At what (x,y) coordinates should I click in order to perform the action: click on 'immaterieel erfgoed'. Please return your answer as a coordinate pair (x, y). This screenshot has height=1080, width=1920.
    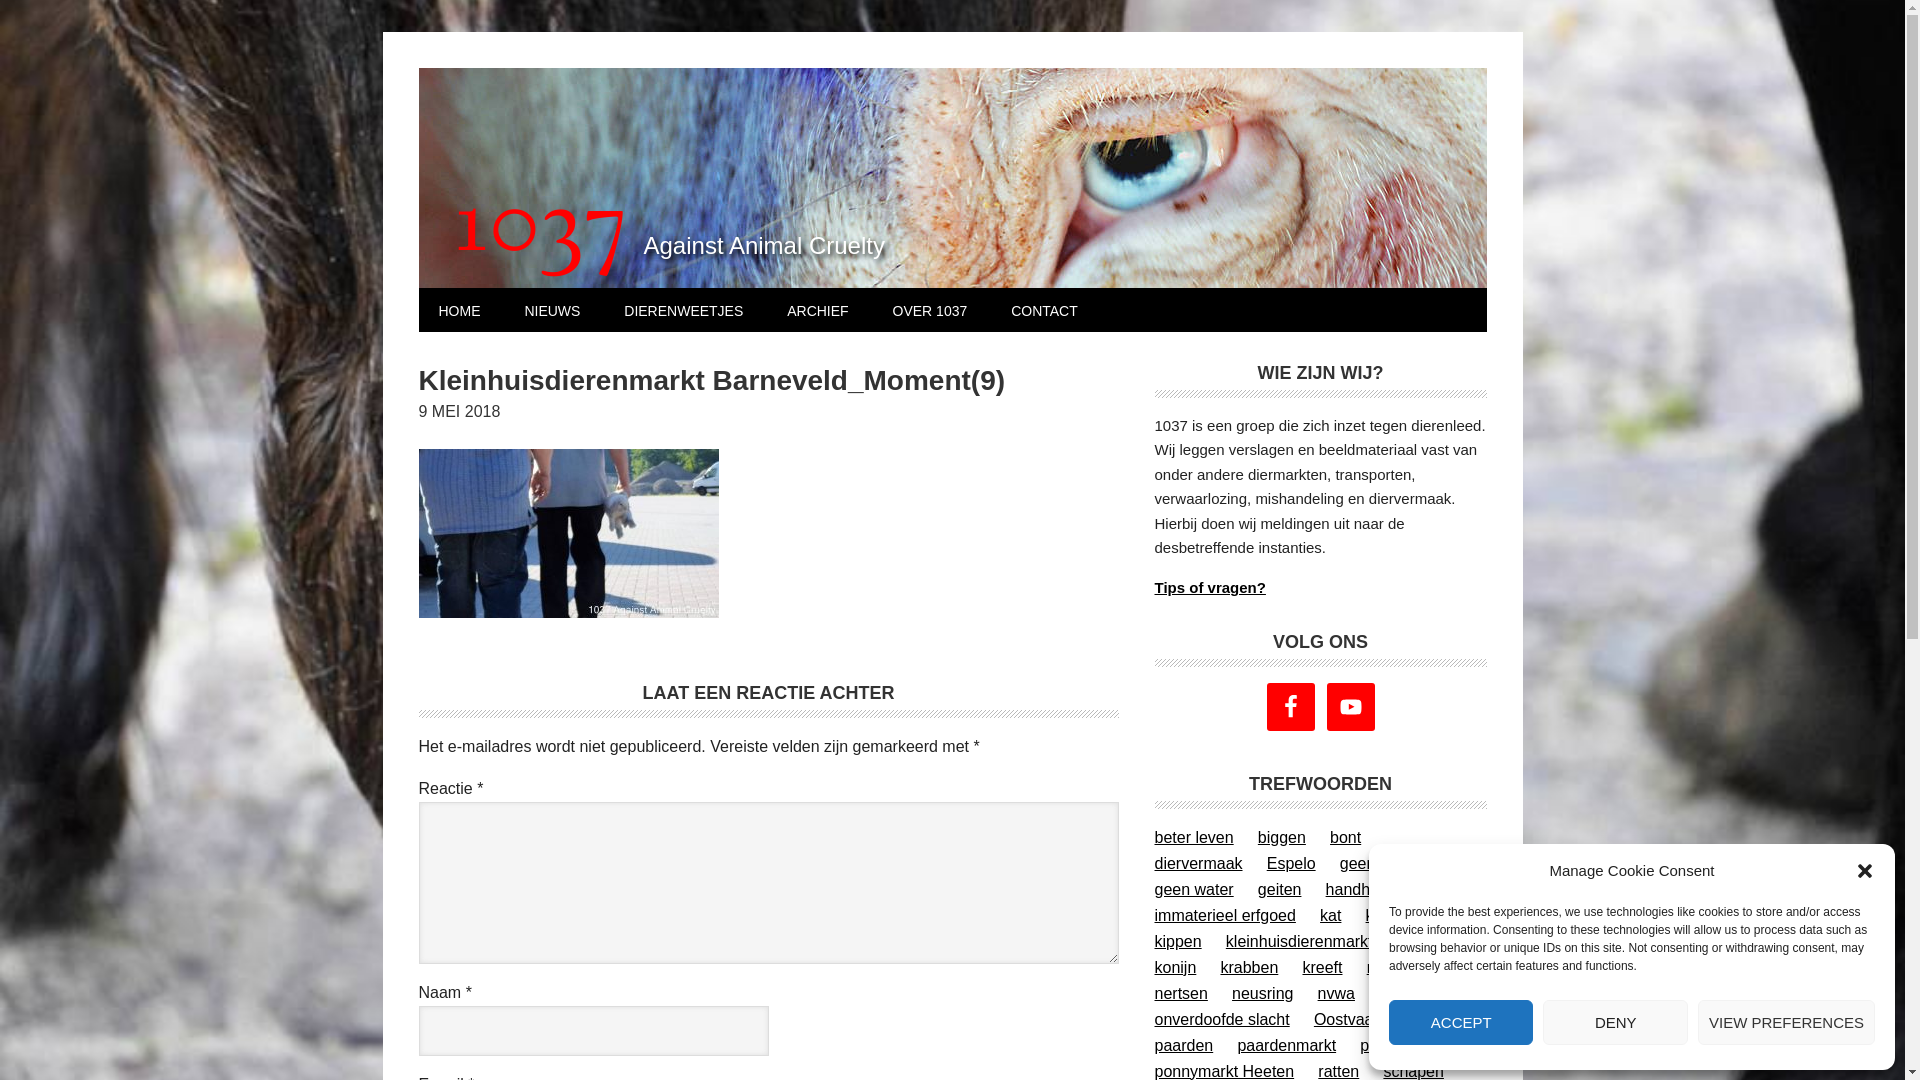
    Looking at the image, I should click on (1223, 915).